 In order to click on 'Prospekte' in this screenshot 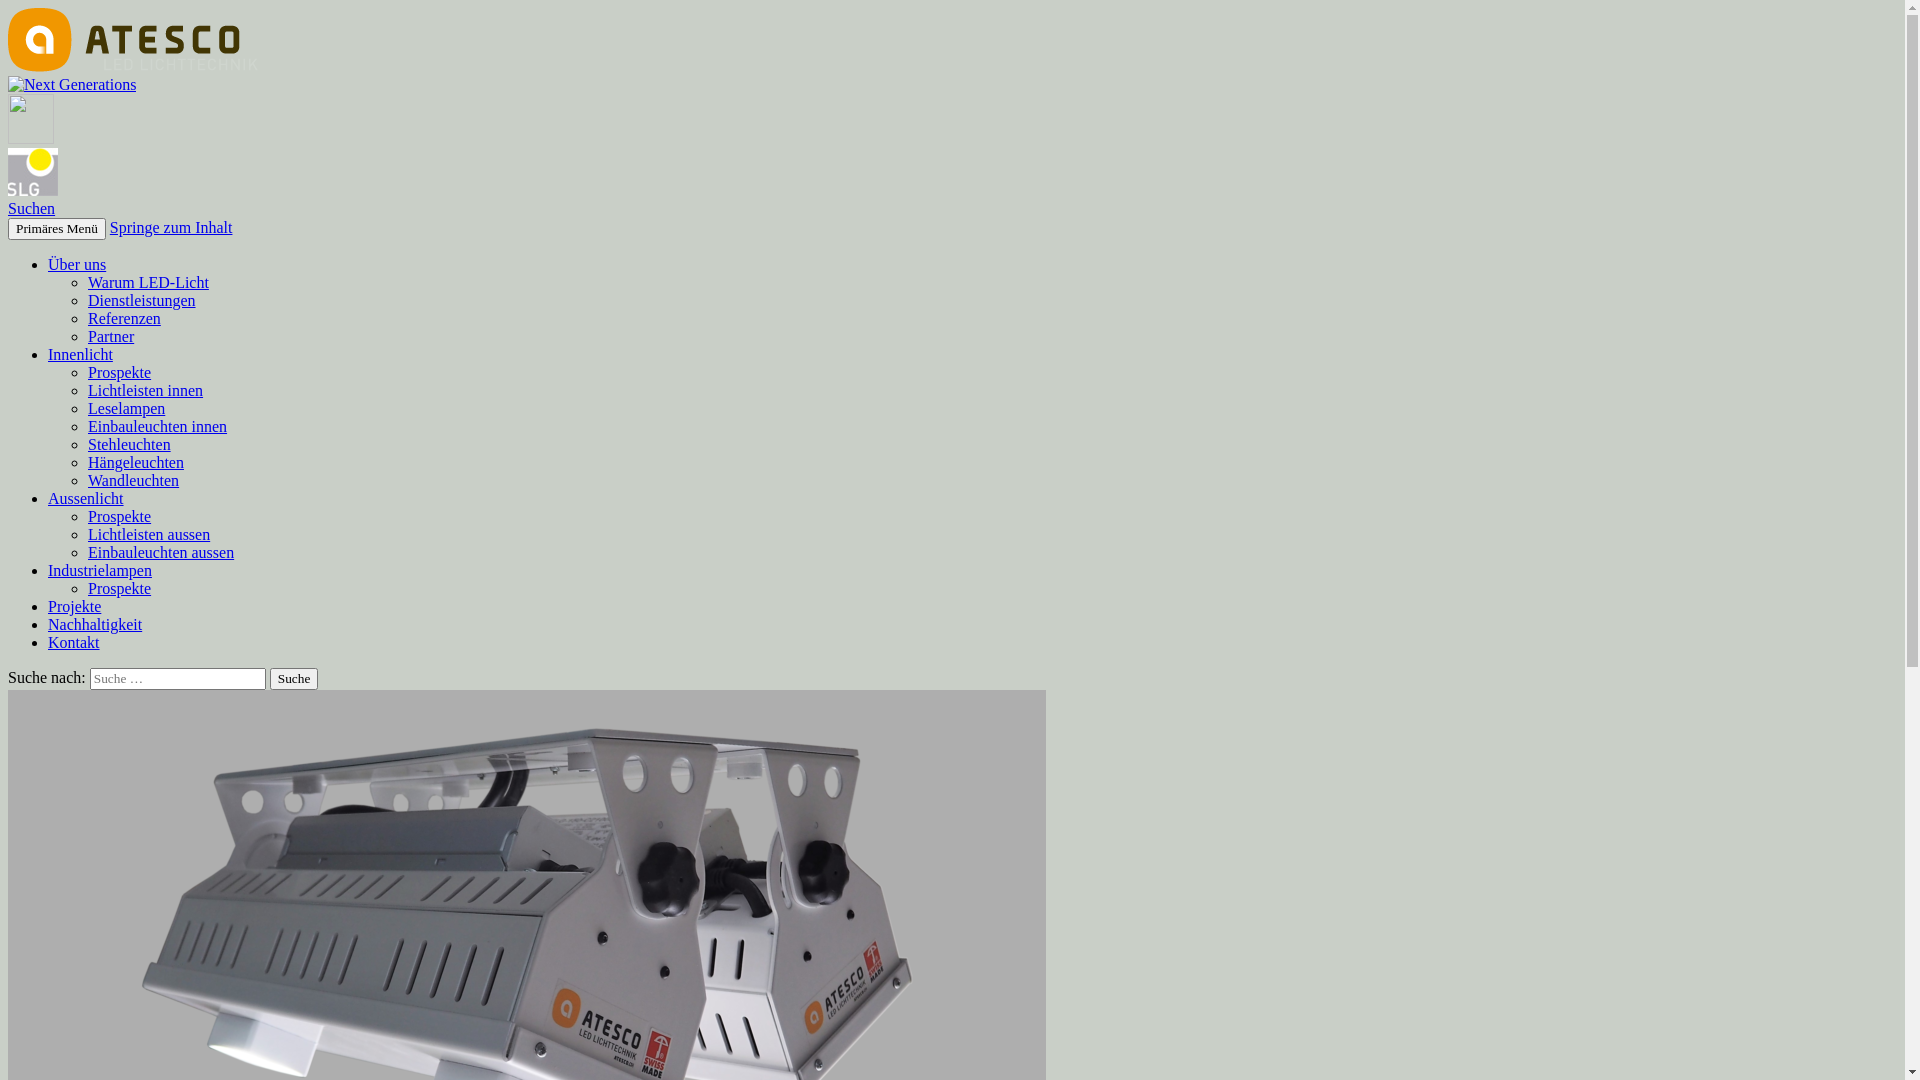, I will do `click(118, 587)`.